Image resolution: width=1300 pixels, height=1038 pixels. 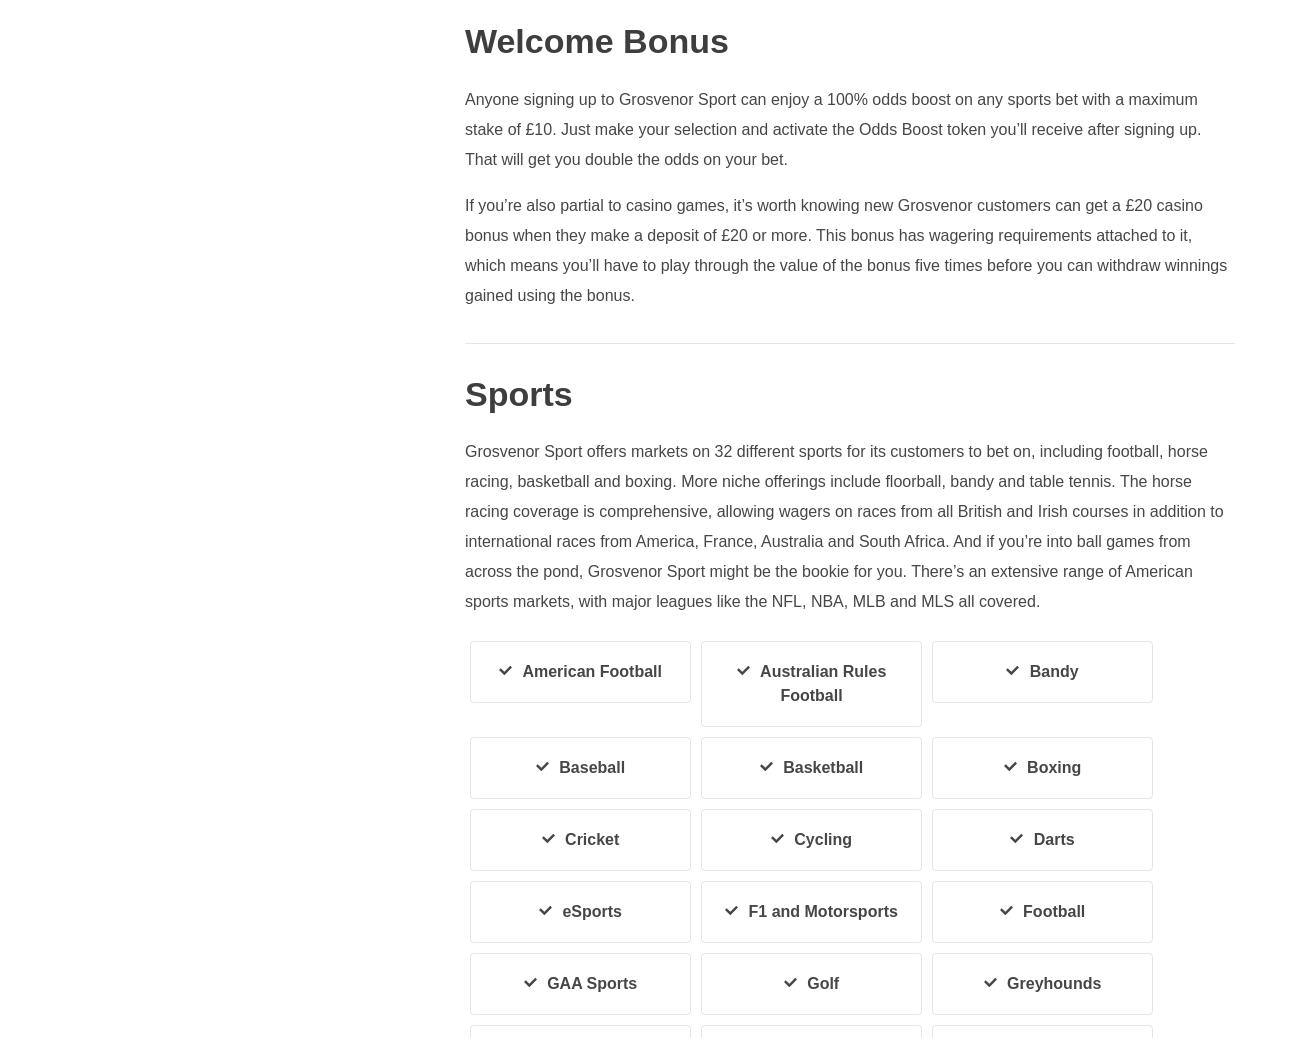 I want to click on 'Anyone signing up to Grosvenor Sport can enjoy a 100% odds boost on any sports bet with a maximum stake of £10. Just make your selection and activate the Odds Boost token you’ll receive after signing up. That will get you double the odds on your bet.', so click(x=462, y=127).